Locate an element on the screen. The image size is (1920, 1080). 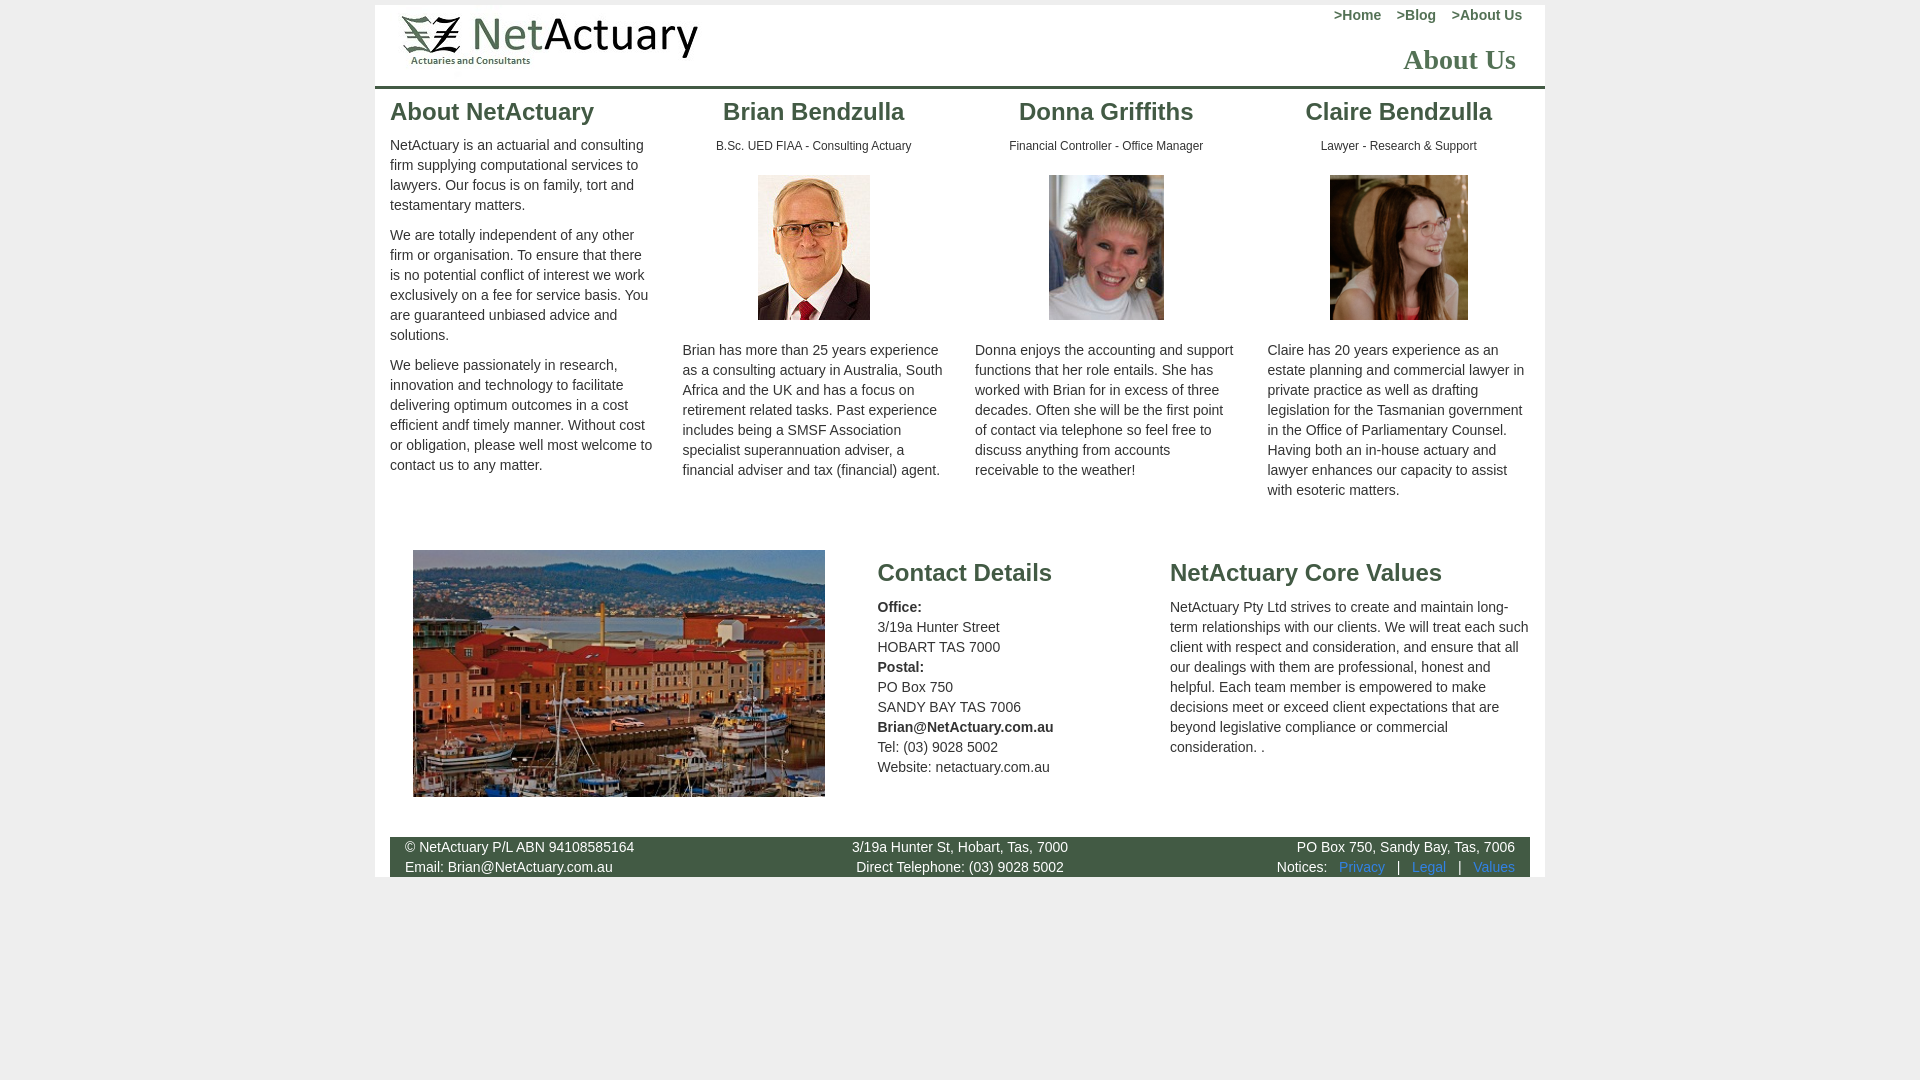
'Values' is located at coordinates (1493, 866).